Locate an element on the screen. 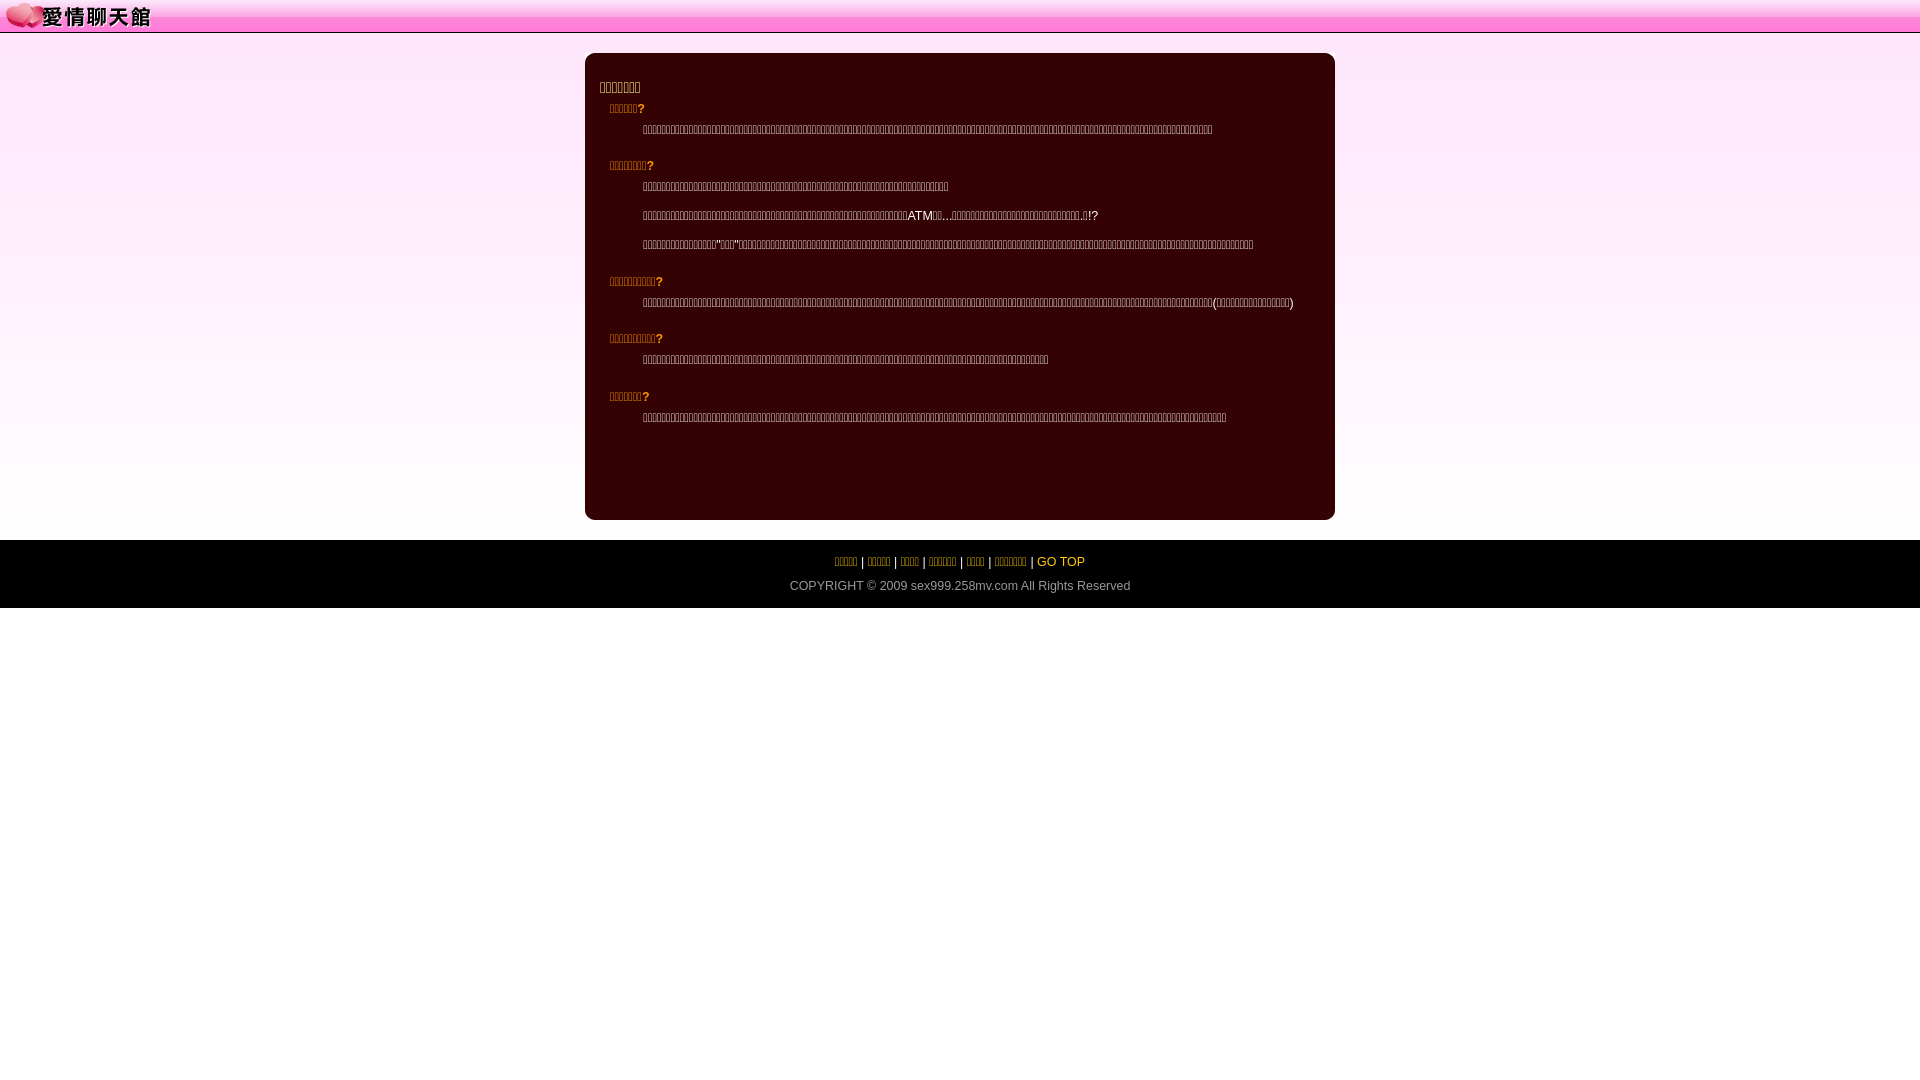 Image resolution: width=1920 pixels, height=1080 pixels. 'sex999.258mv.com' is located at coordinates (964, 585).